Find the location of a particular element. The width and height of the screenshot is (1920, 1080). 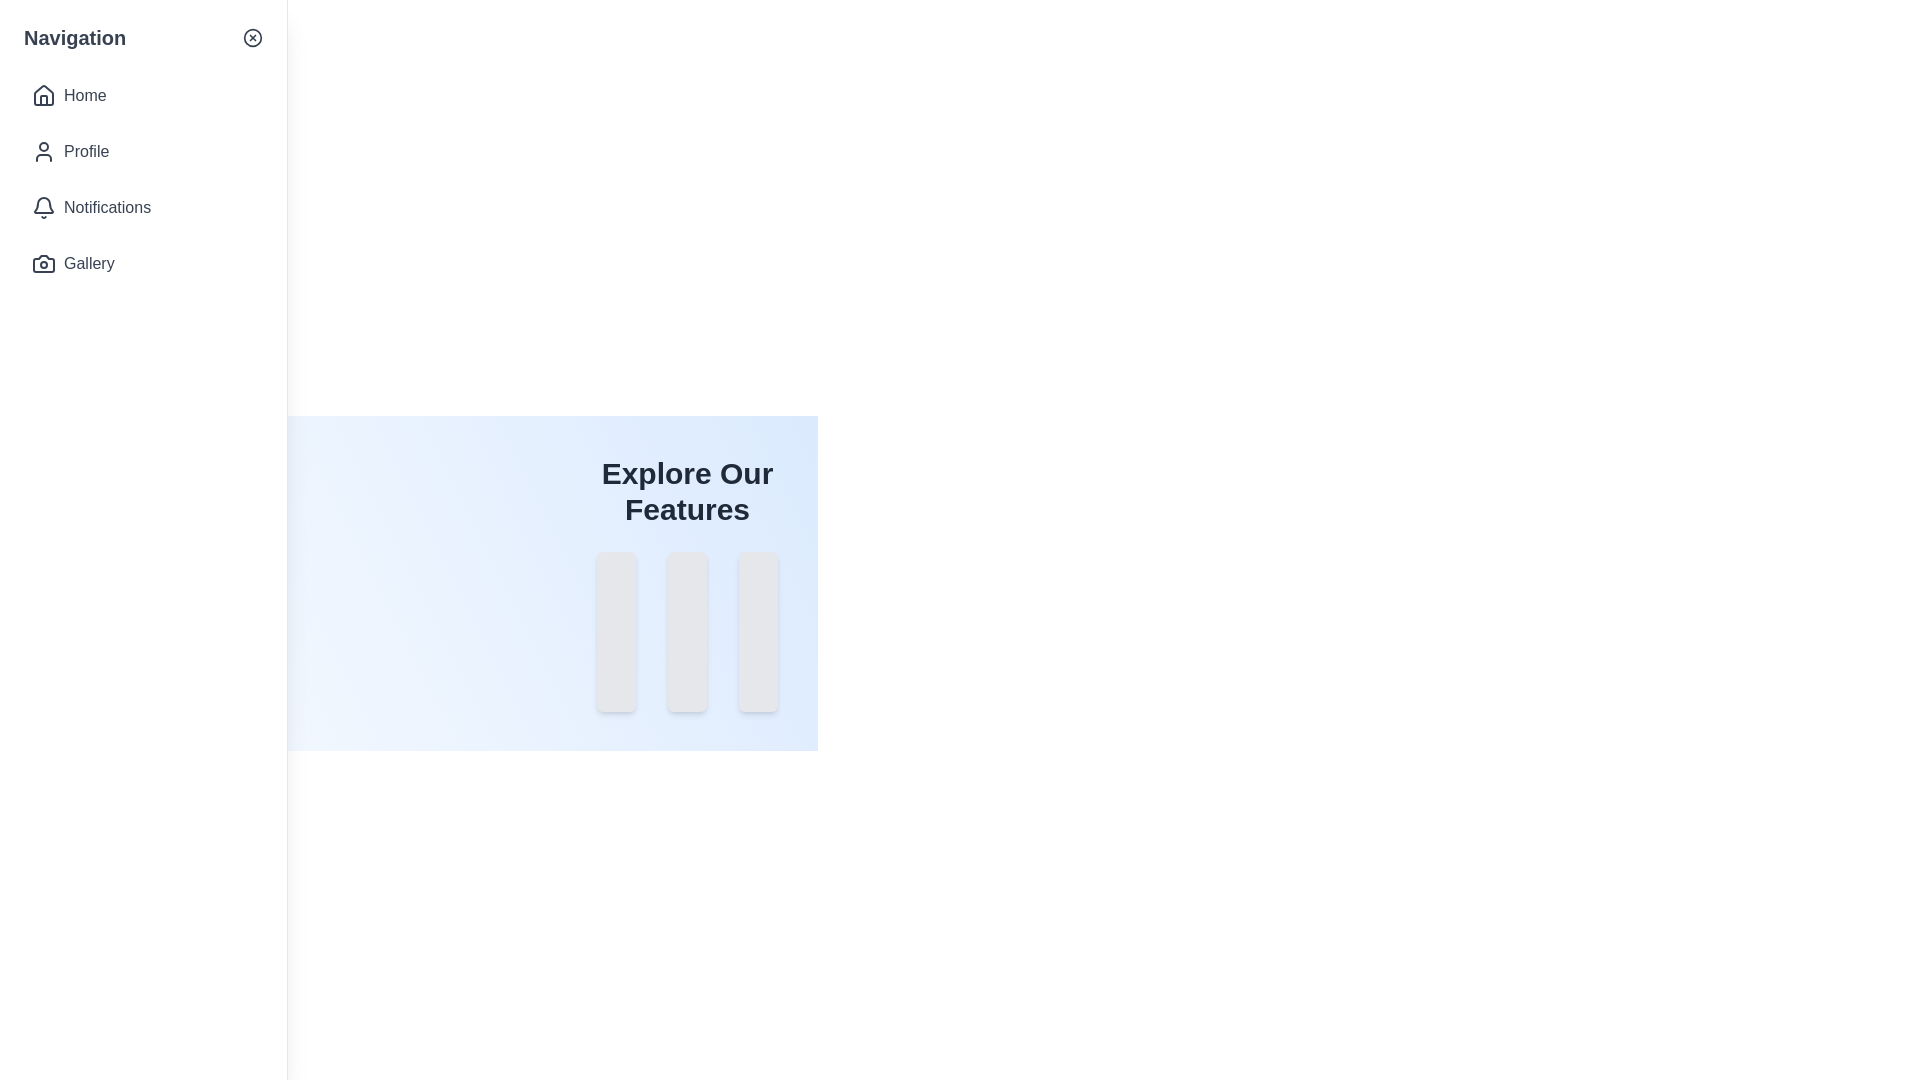

the close icon button located at the top-right corner of the navigation panel to change its color is located at coordinates (252, 38).